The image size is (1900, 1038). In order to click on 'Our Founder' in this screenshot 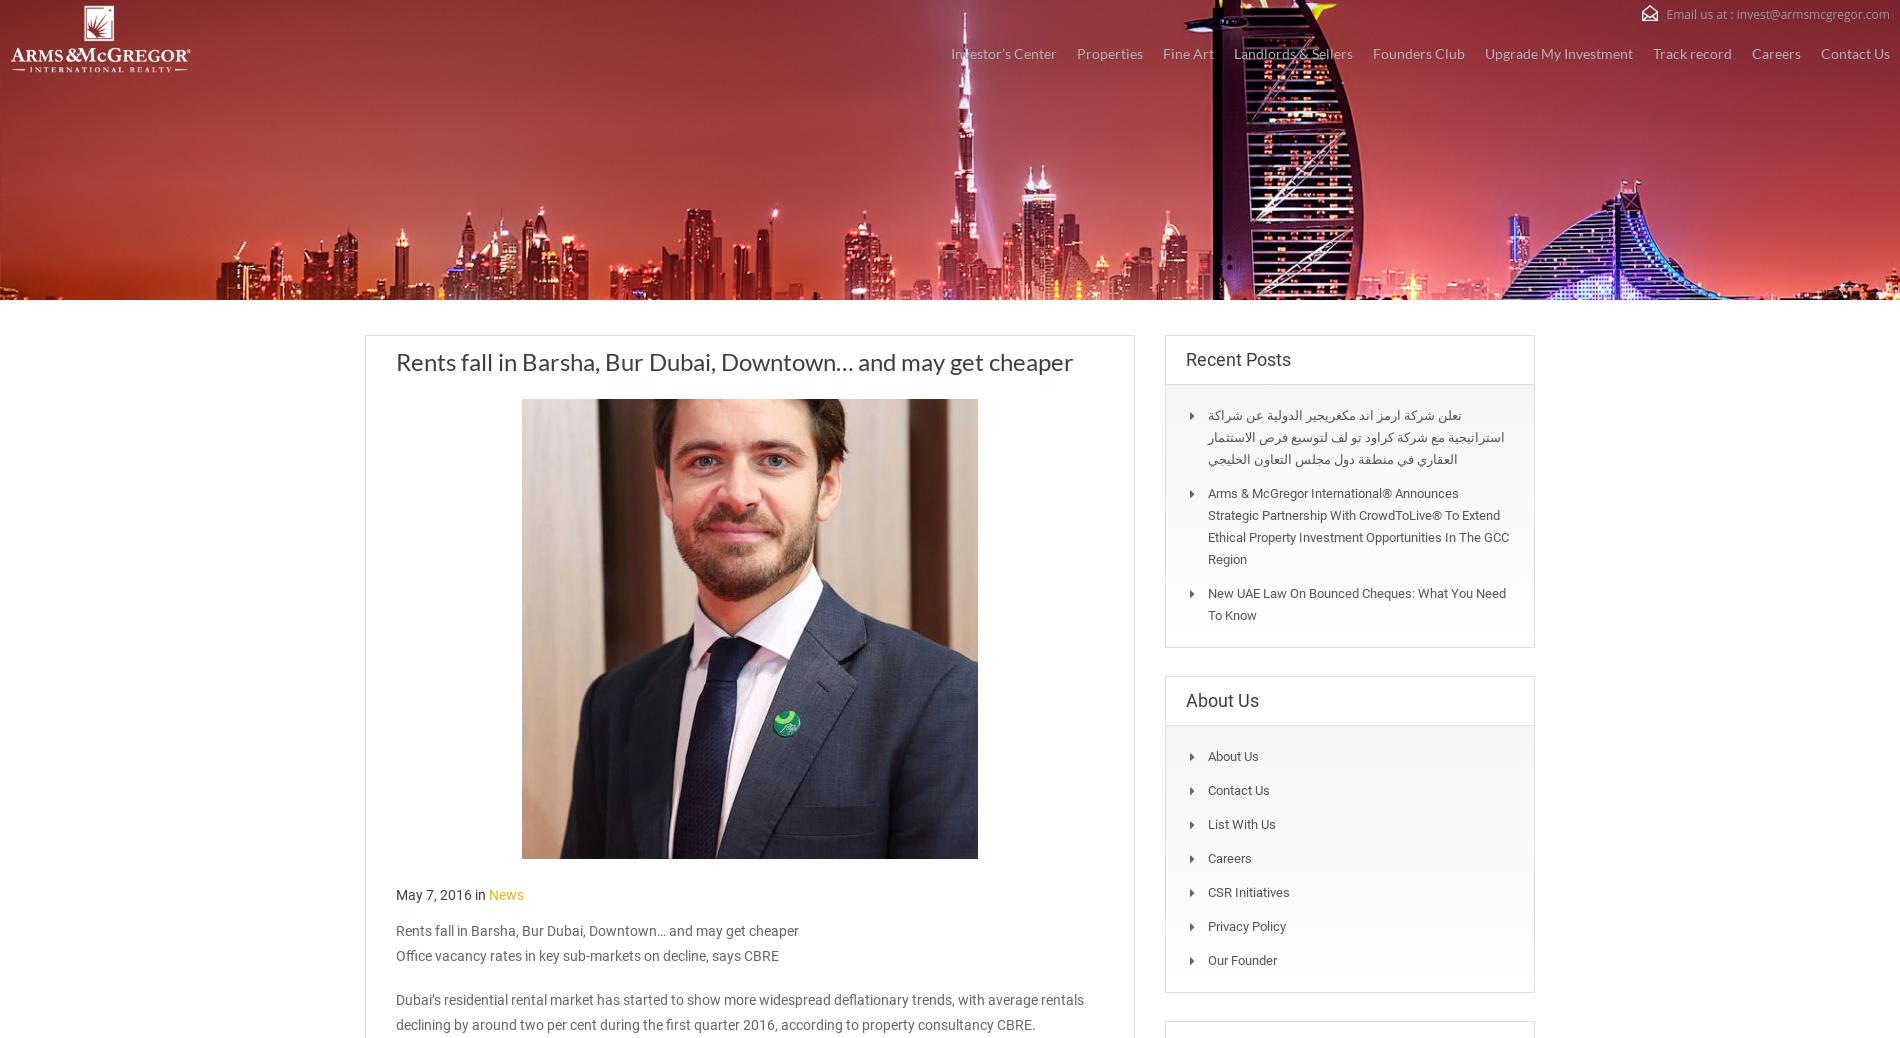, I will do `click(1207, 960)`.